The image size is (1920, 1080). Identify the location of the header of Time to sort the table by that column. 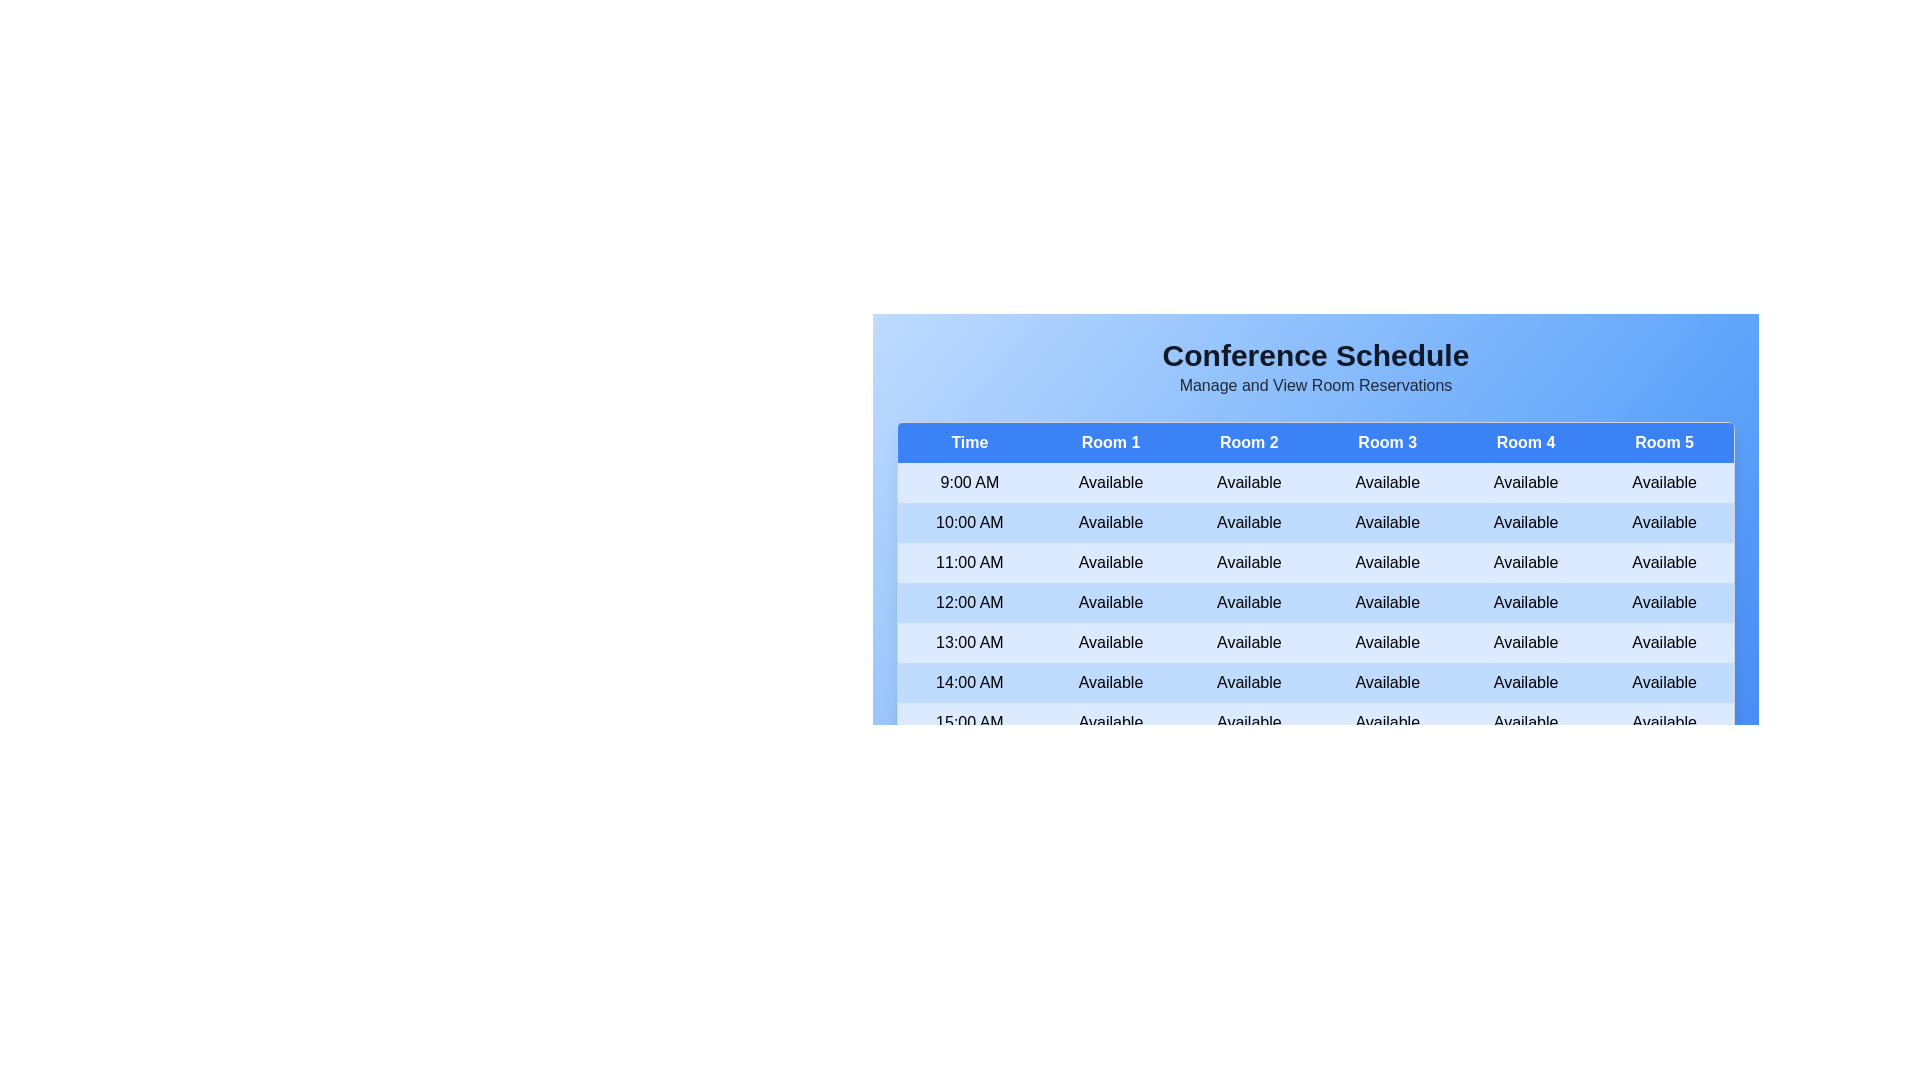
(969, 441).